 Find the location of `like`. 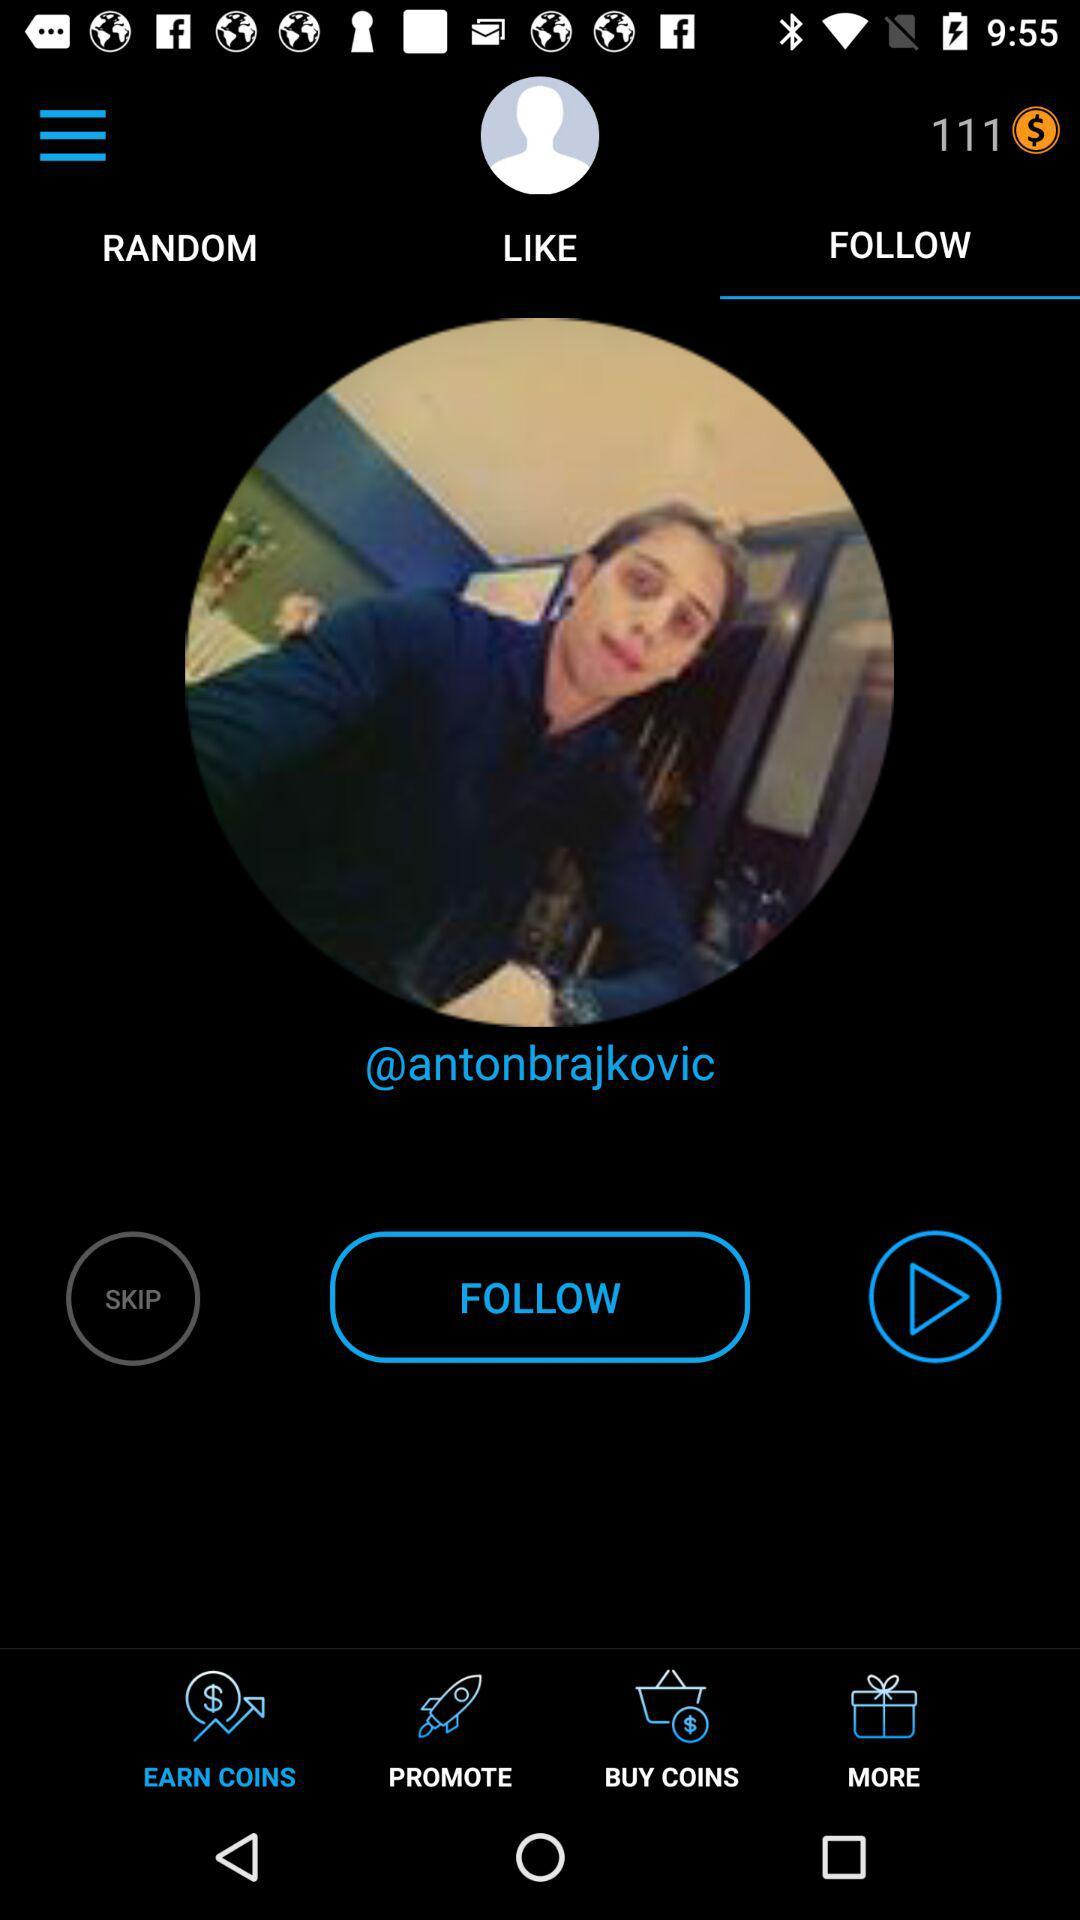

like is located at coordinates (540, 245).